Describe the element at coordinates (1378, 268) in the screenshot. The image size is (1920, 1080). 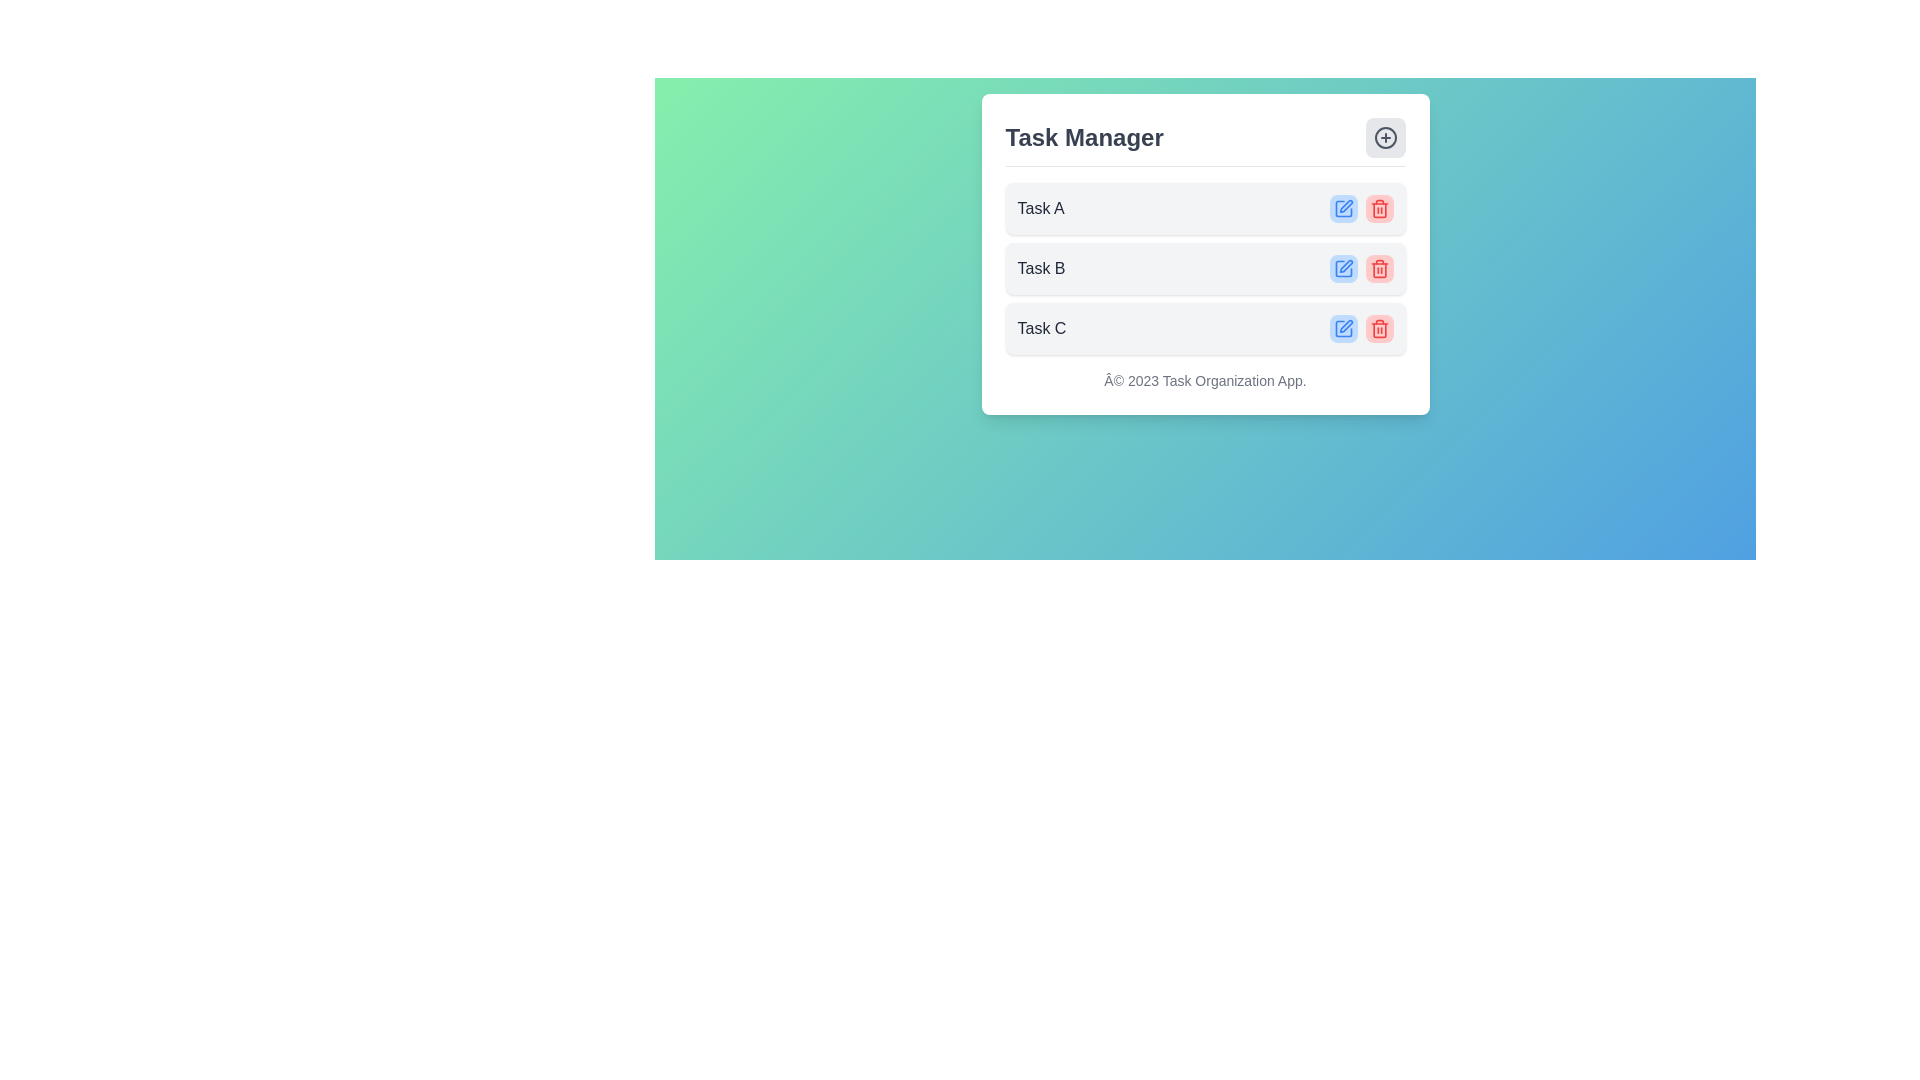
I see `the trash bin icon button with a red background` at that location.